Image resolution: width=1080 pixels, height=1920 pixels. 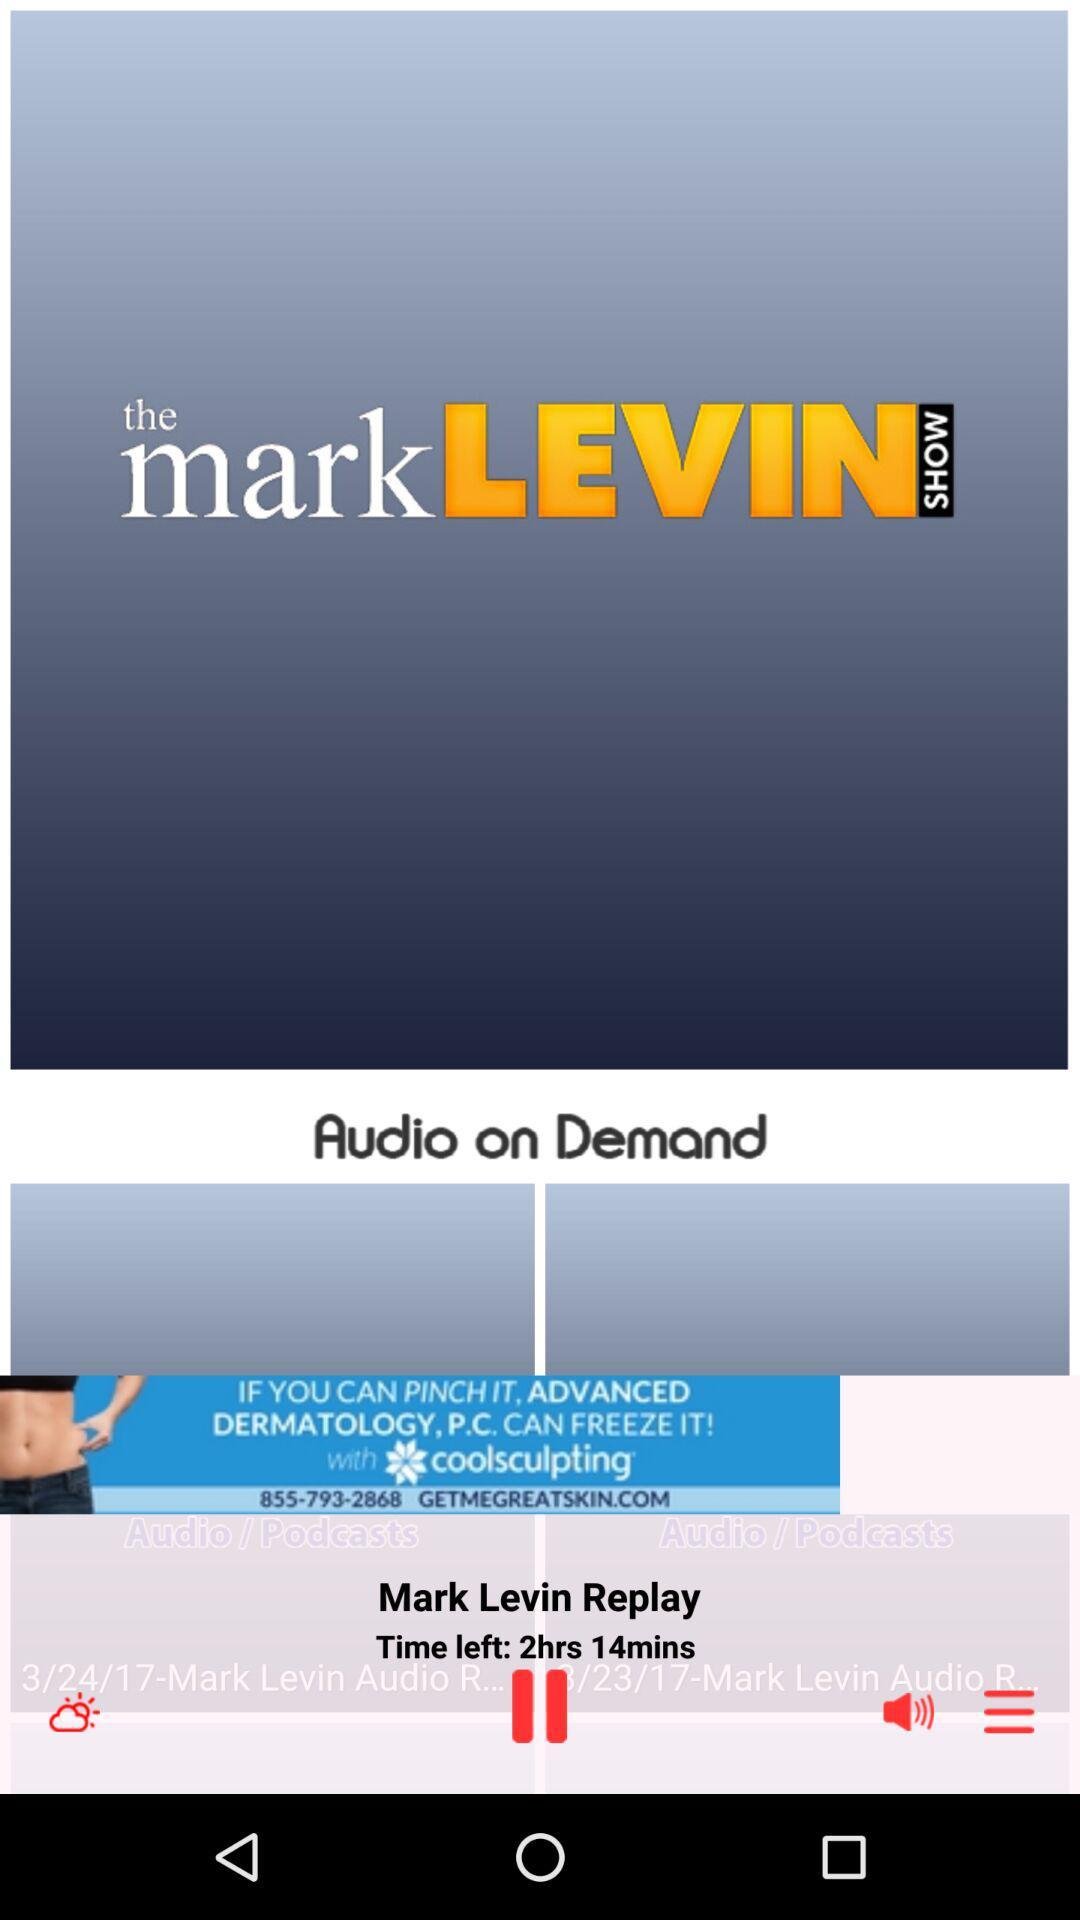 What do you see at coordinates (538, 1826) in the screenshot?
I see `the pause icon` at bounding box center [538, 1826].